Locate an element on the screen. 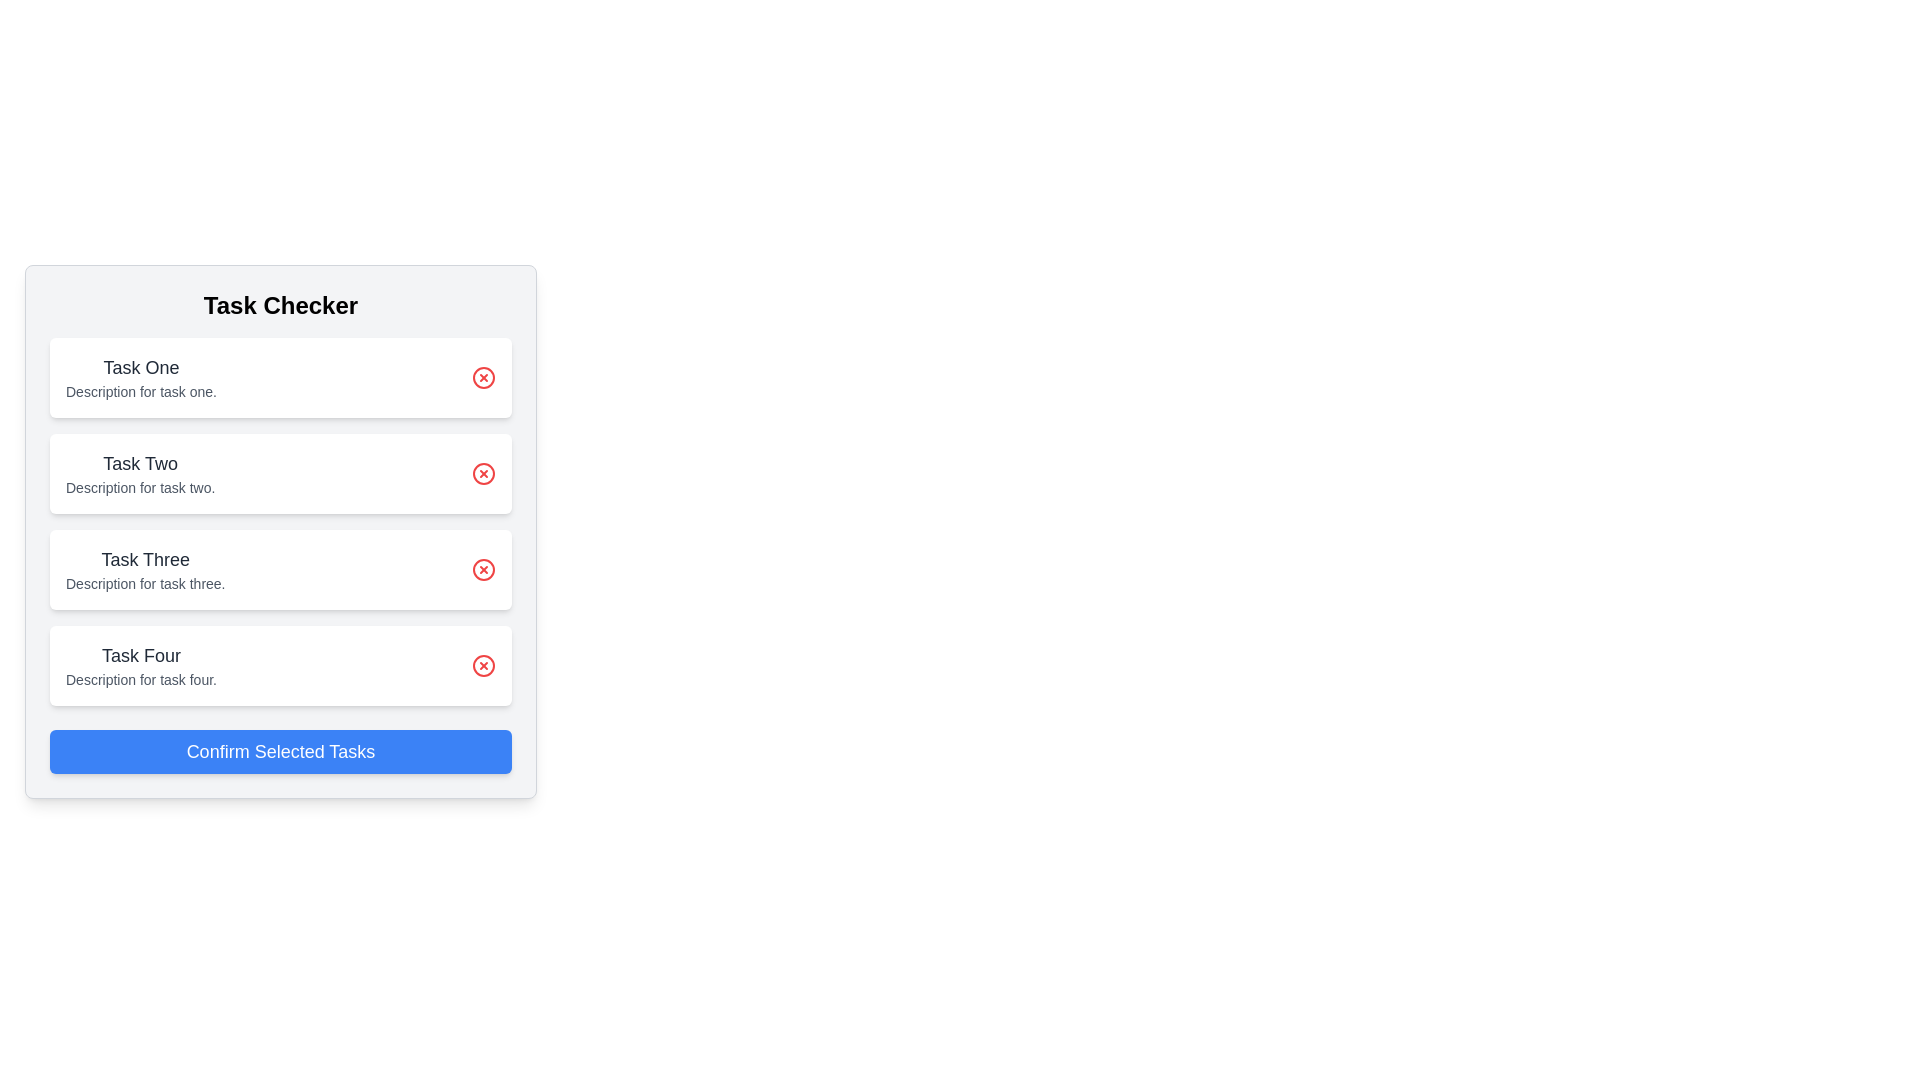 Image resolution: width=1920 pixels, height=1080 pixels. the 'Task Two' text label displayed in bold, medium-large dark gray font is located at coordinates (139, 463).